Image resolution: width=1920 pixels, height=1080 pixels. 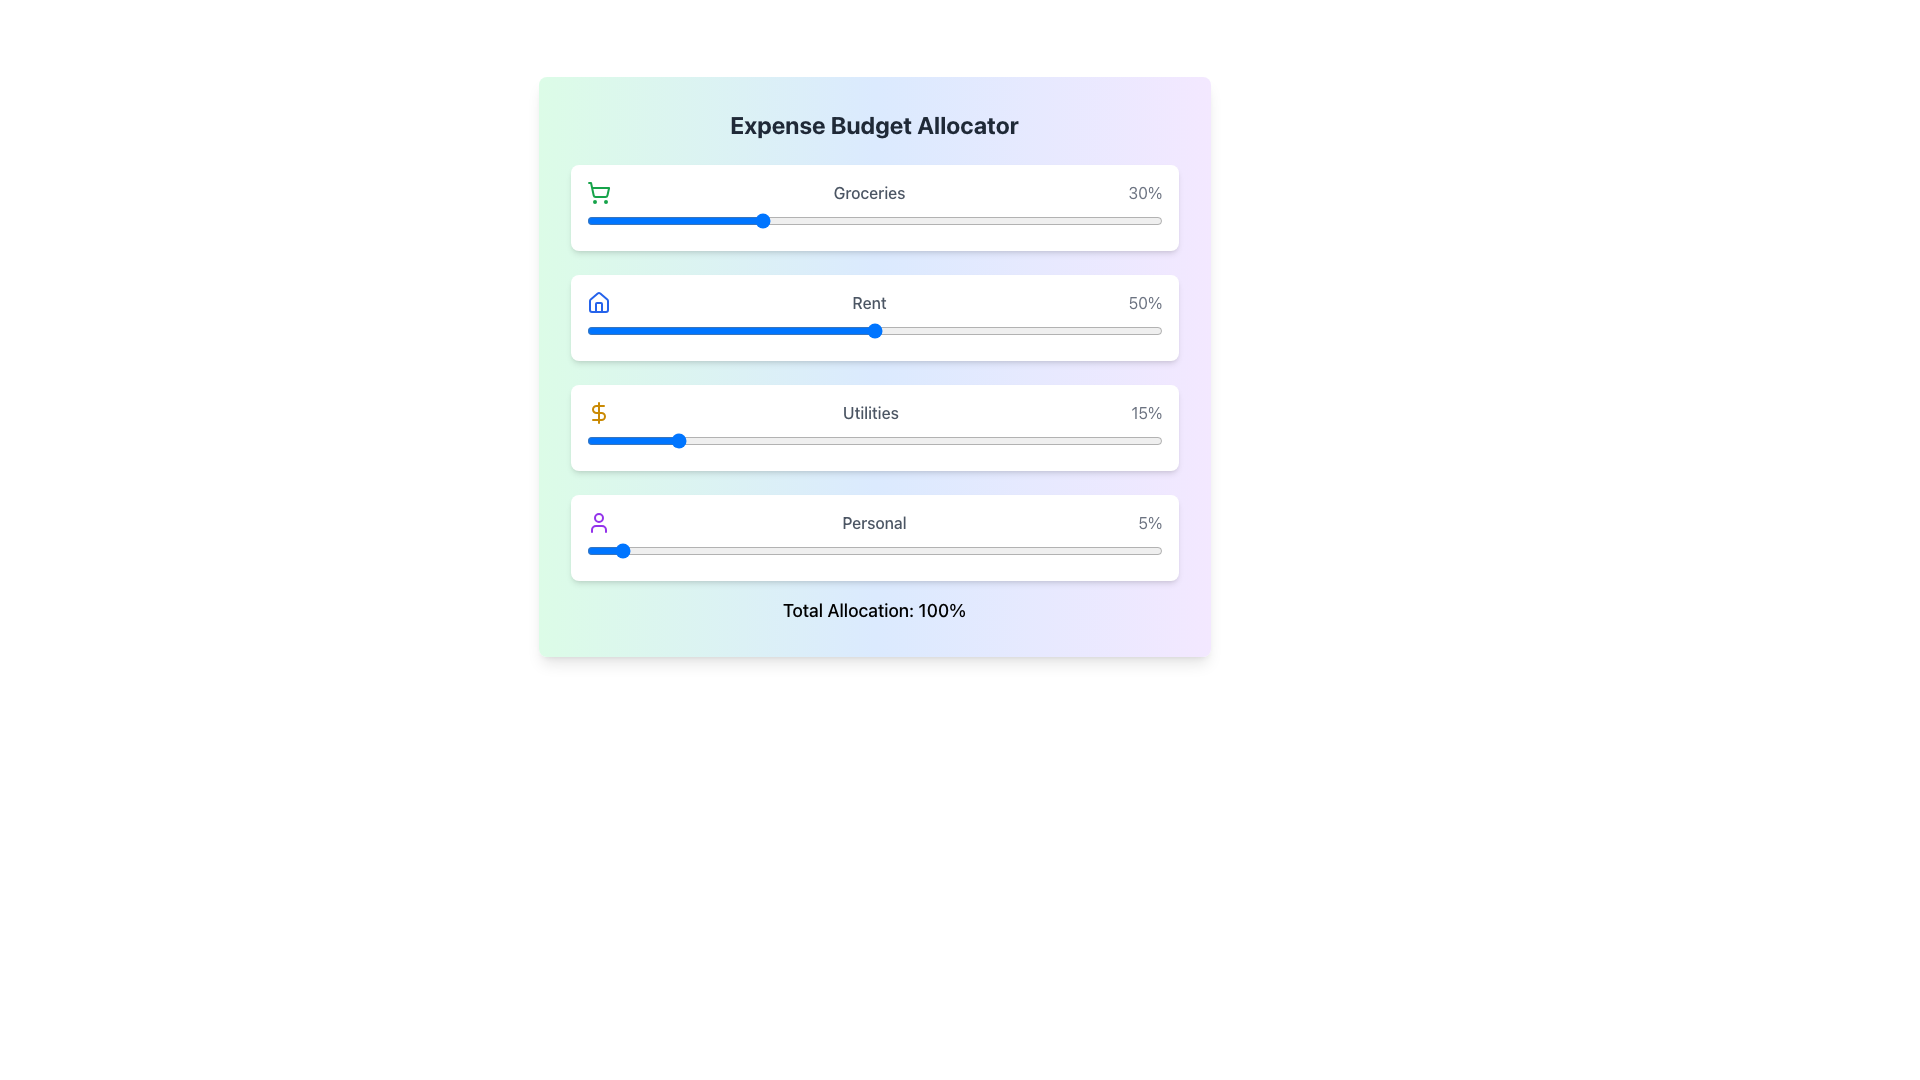 What do you see at coordinates (597, 411) in the screenshot?
I see `the 'Utilities' budget entry icon, which represents the monetary category for utilities, located to the left of the text 'Utilities' in the budget list` at bounding box center [597, 411].